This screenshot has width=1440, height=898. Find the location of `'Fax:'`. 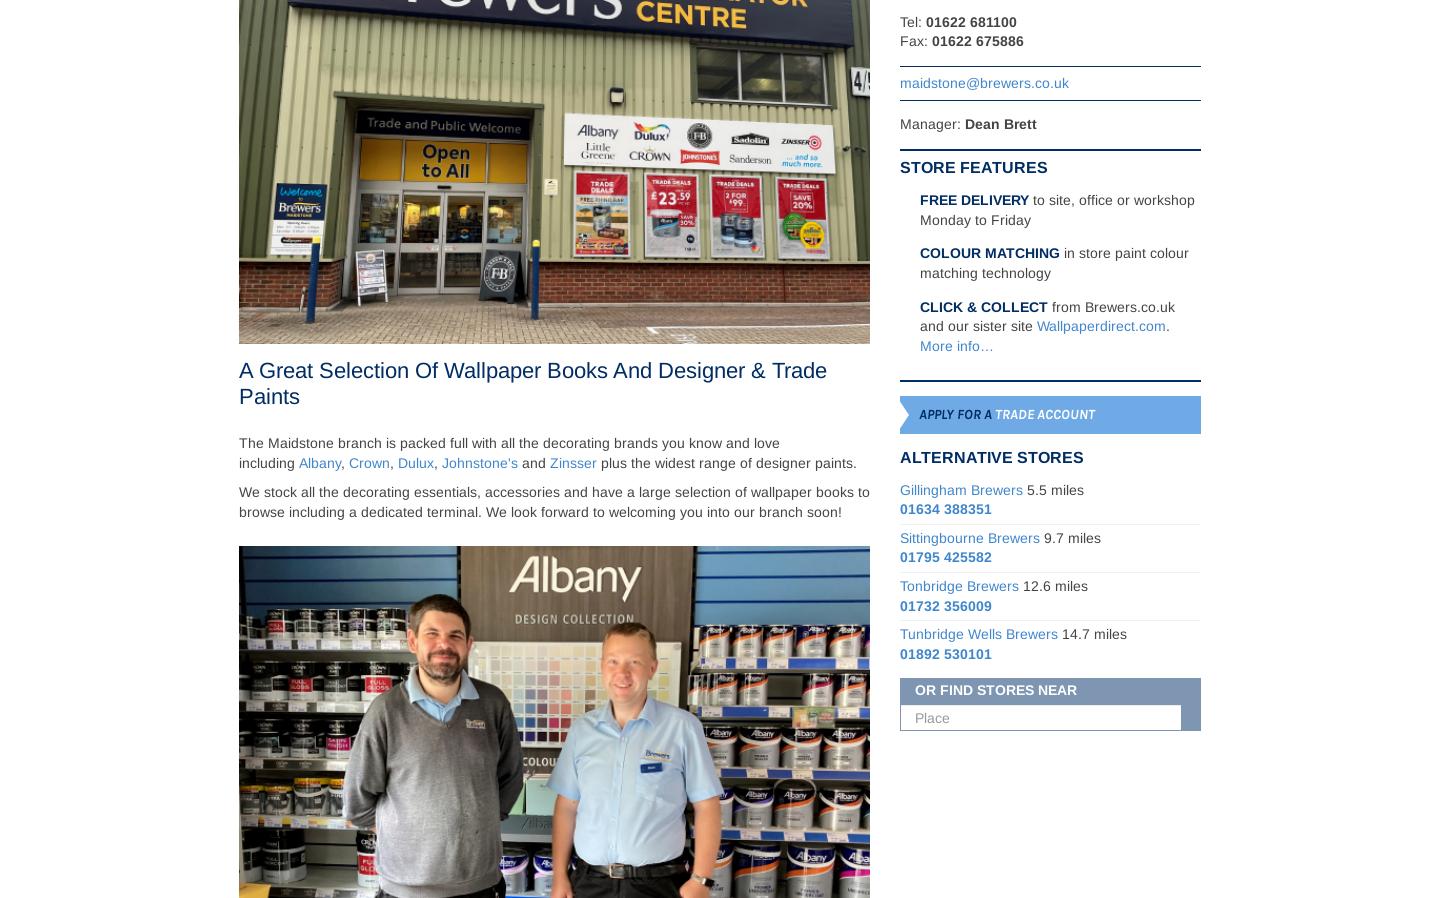

'Fax:' is located at coordinates (915, 40).